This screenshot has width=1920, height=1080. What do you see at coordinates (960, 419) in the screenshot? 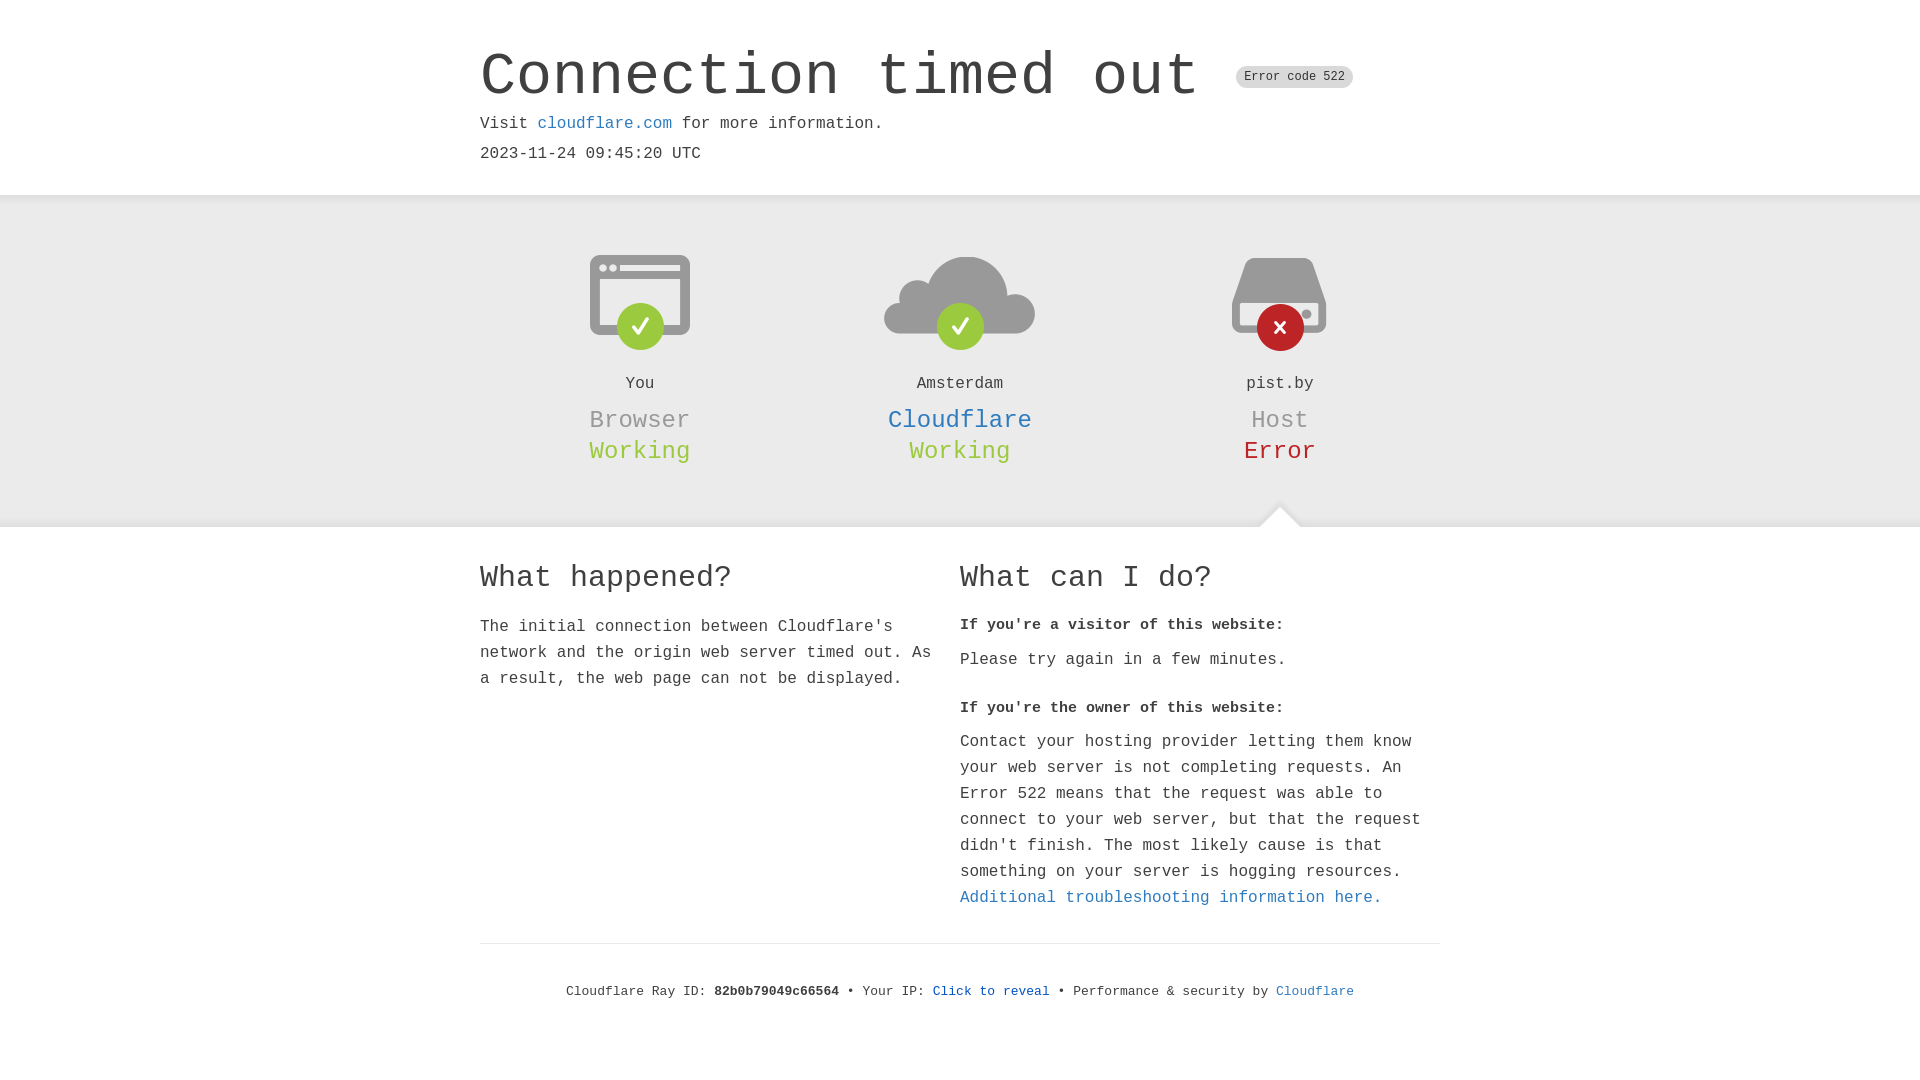
I see `'Cloudflare'` at bounding box center [960, 419].